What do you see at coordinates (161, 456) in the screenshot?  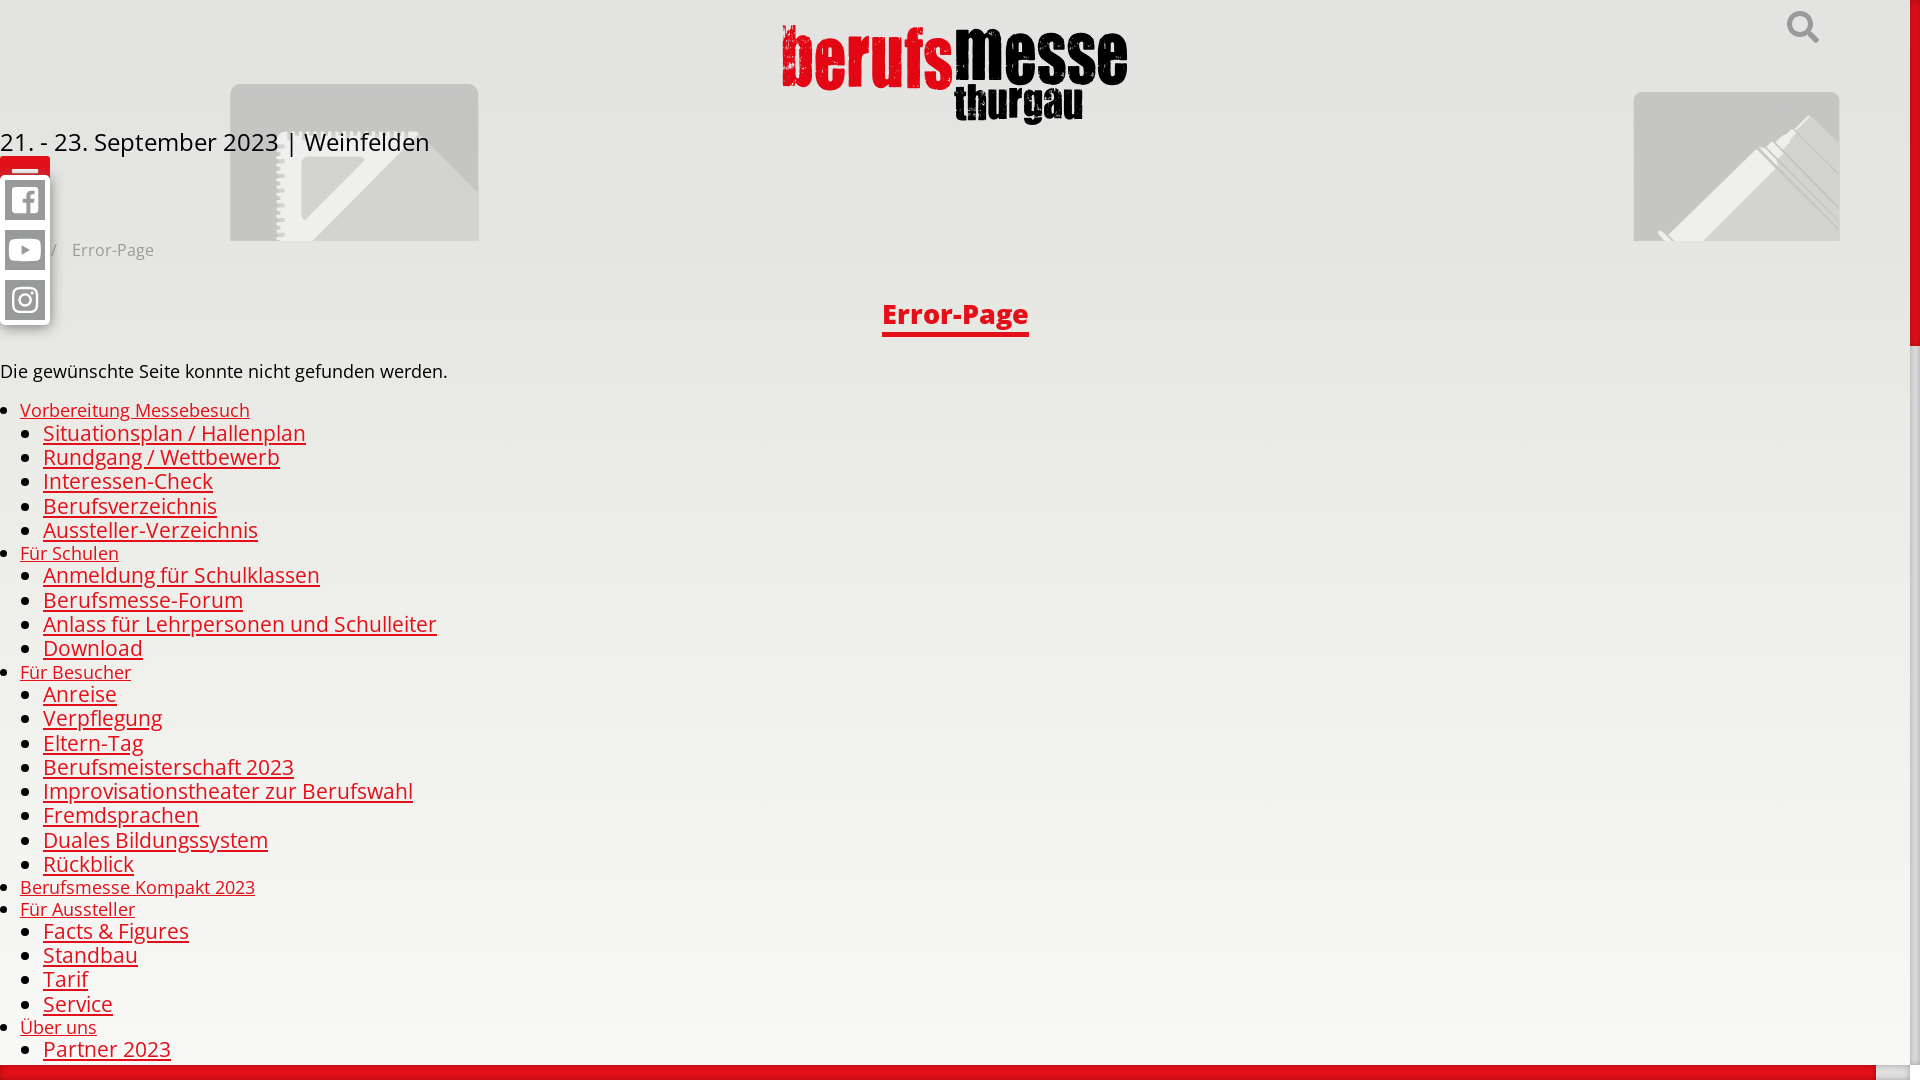 I see `'Rundgang / Wettbewerb'` at bounding box center [161, 456].